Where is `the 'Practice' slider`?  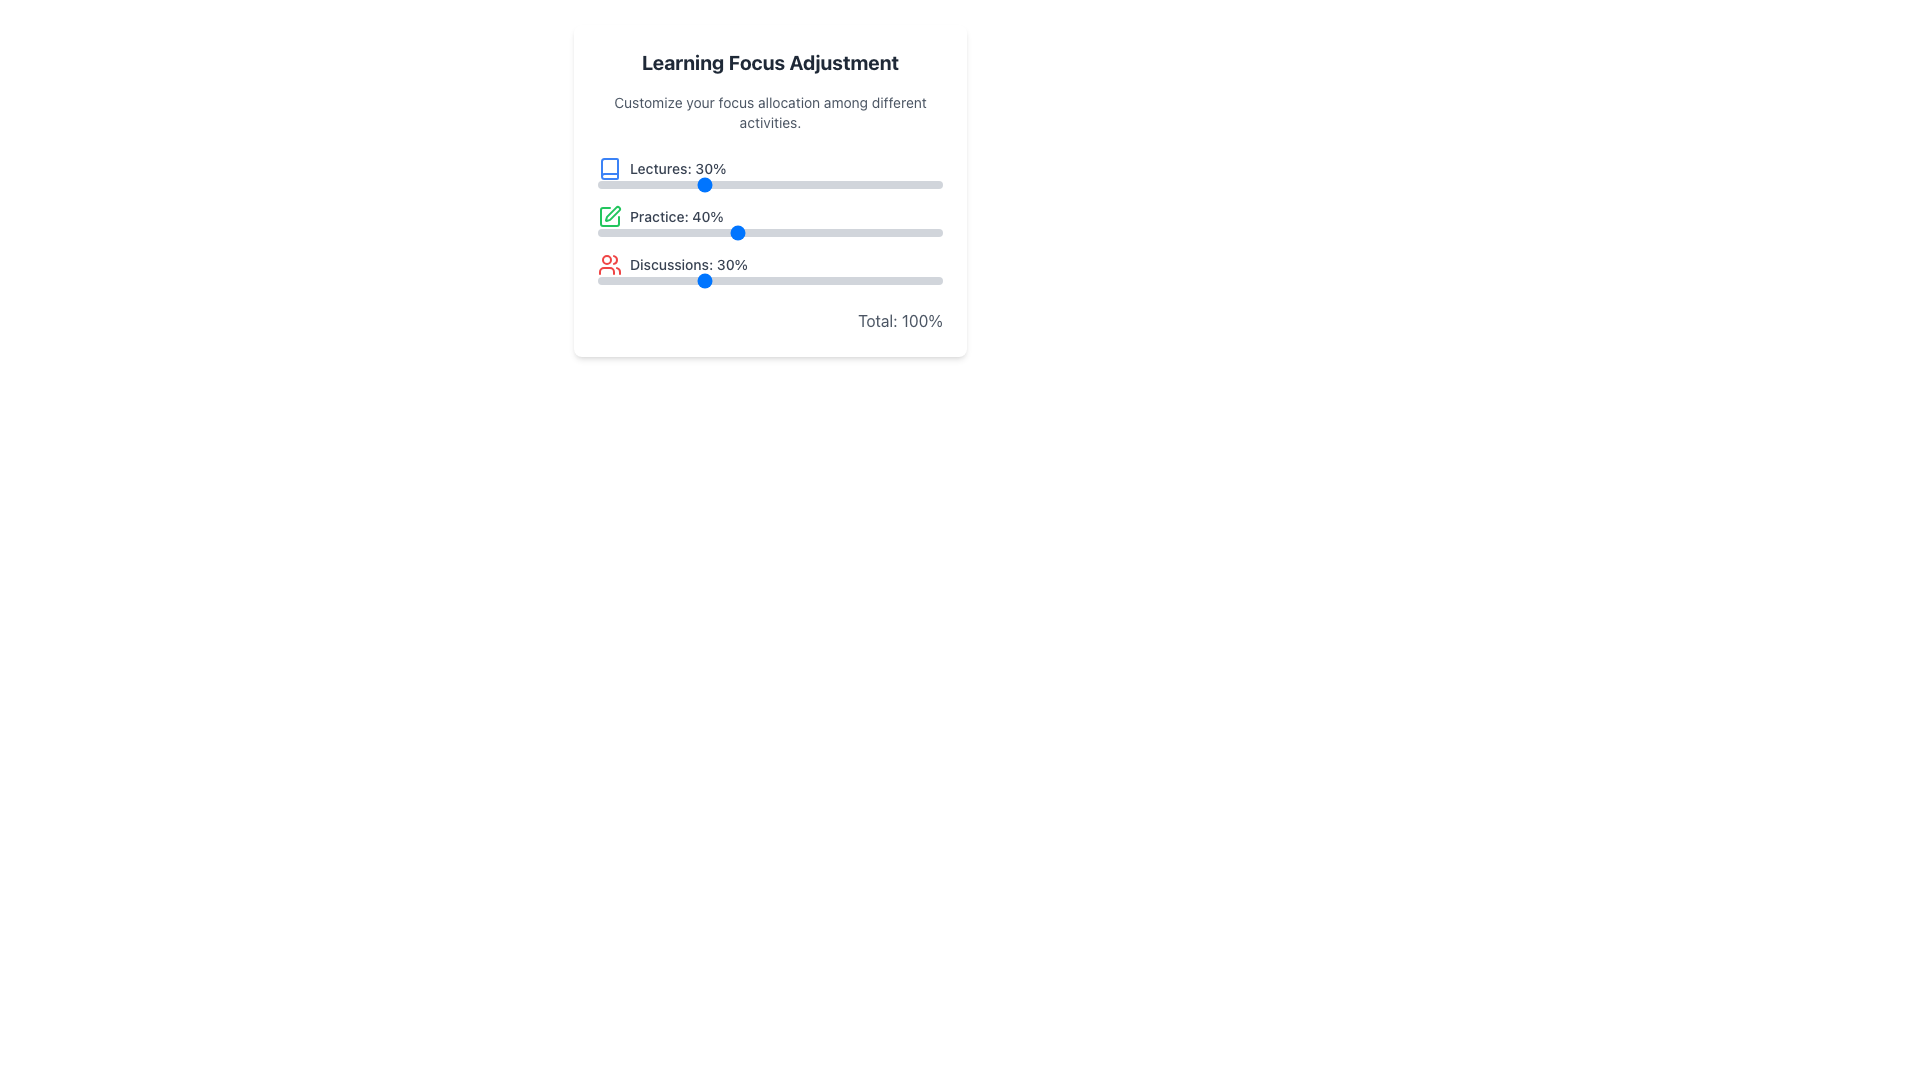 the 'Practice' slider is located at coordinates (829, 231).